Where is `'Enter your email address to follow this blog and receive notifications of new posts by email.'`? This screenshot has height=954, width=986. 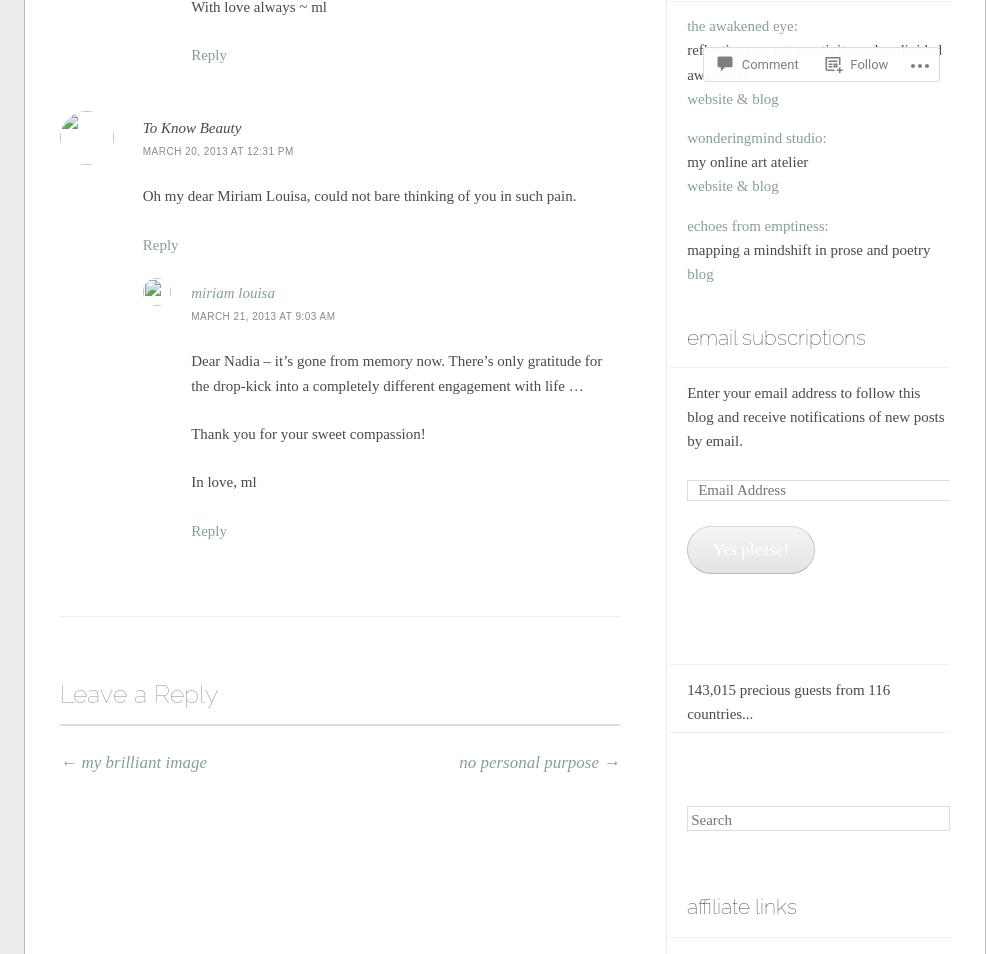
'Enter your email address to follow this blog and receive notifications of new posts by email.' is located at coordinates (815, 416).